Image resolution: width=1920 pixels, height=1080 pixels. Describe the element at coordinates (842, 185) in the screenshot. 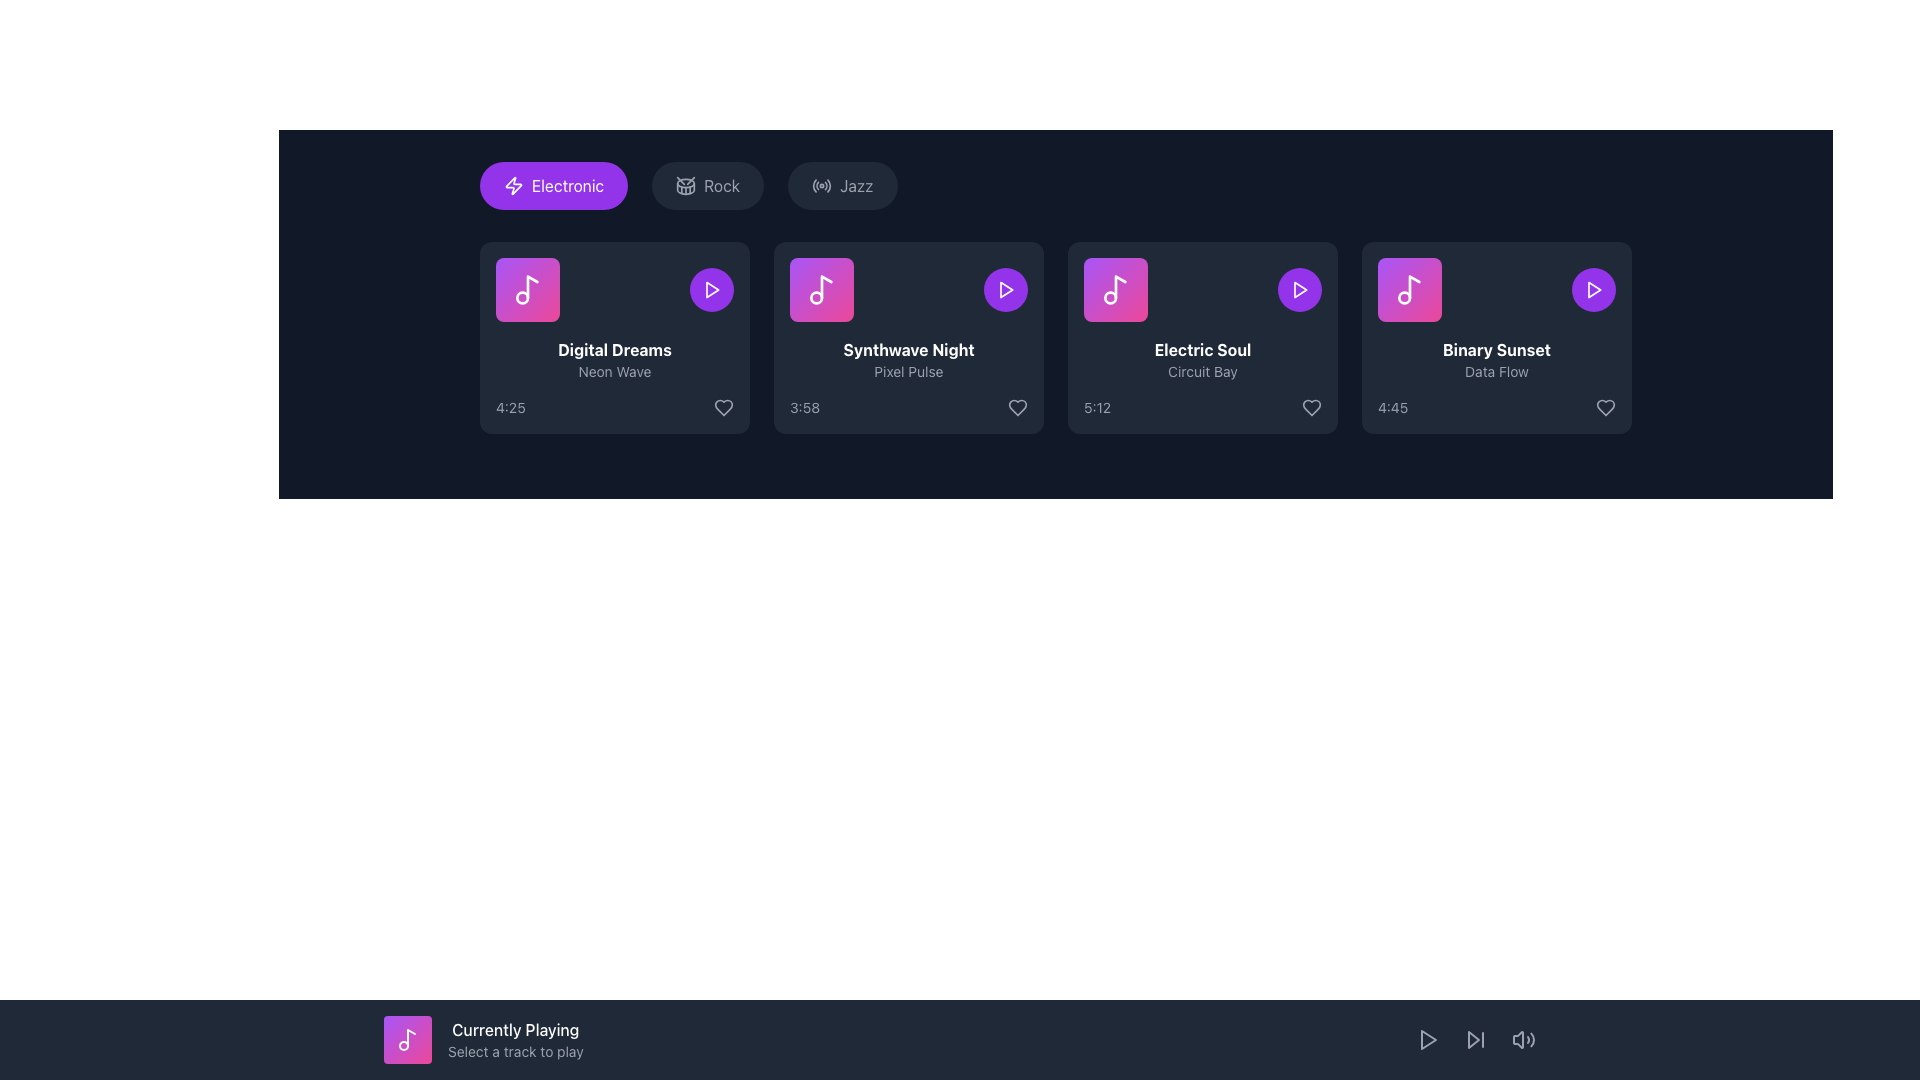

I see `the 'Jazz' button, which is a rectangular button with rounded ends, dark gray background, light gray radio waves icon on the left, and the text 'Jazz' in light gray on the right, located in the upper section of the interface as the third button in a horizontal list` at that location.